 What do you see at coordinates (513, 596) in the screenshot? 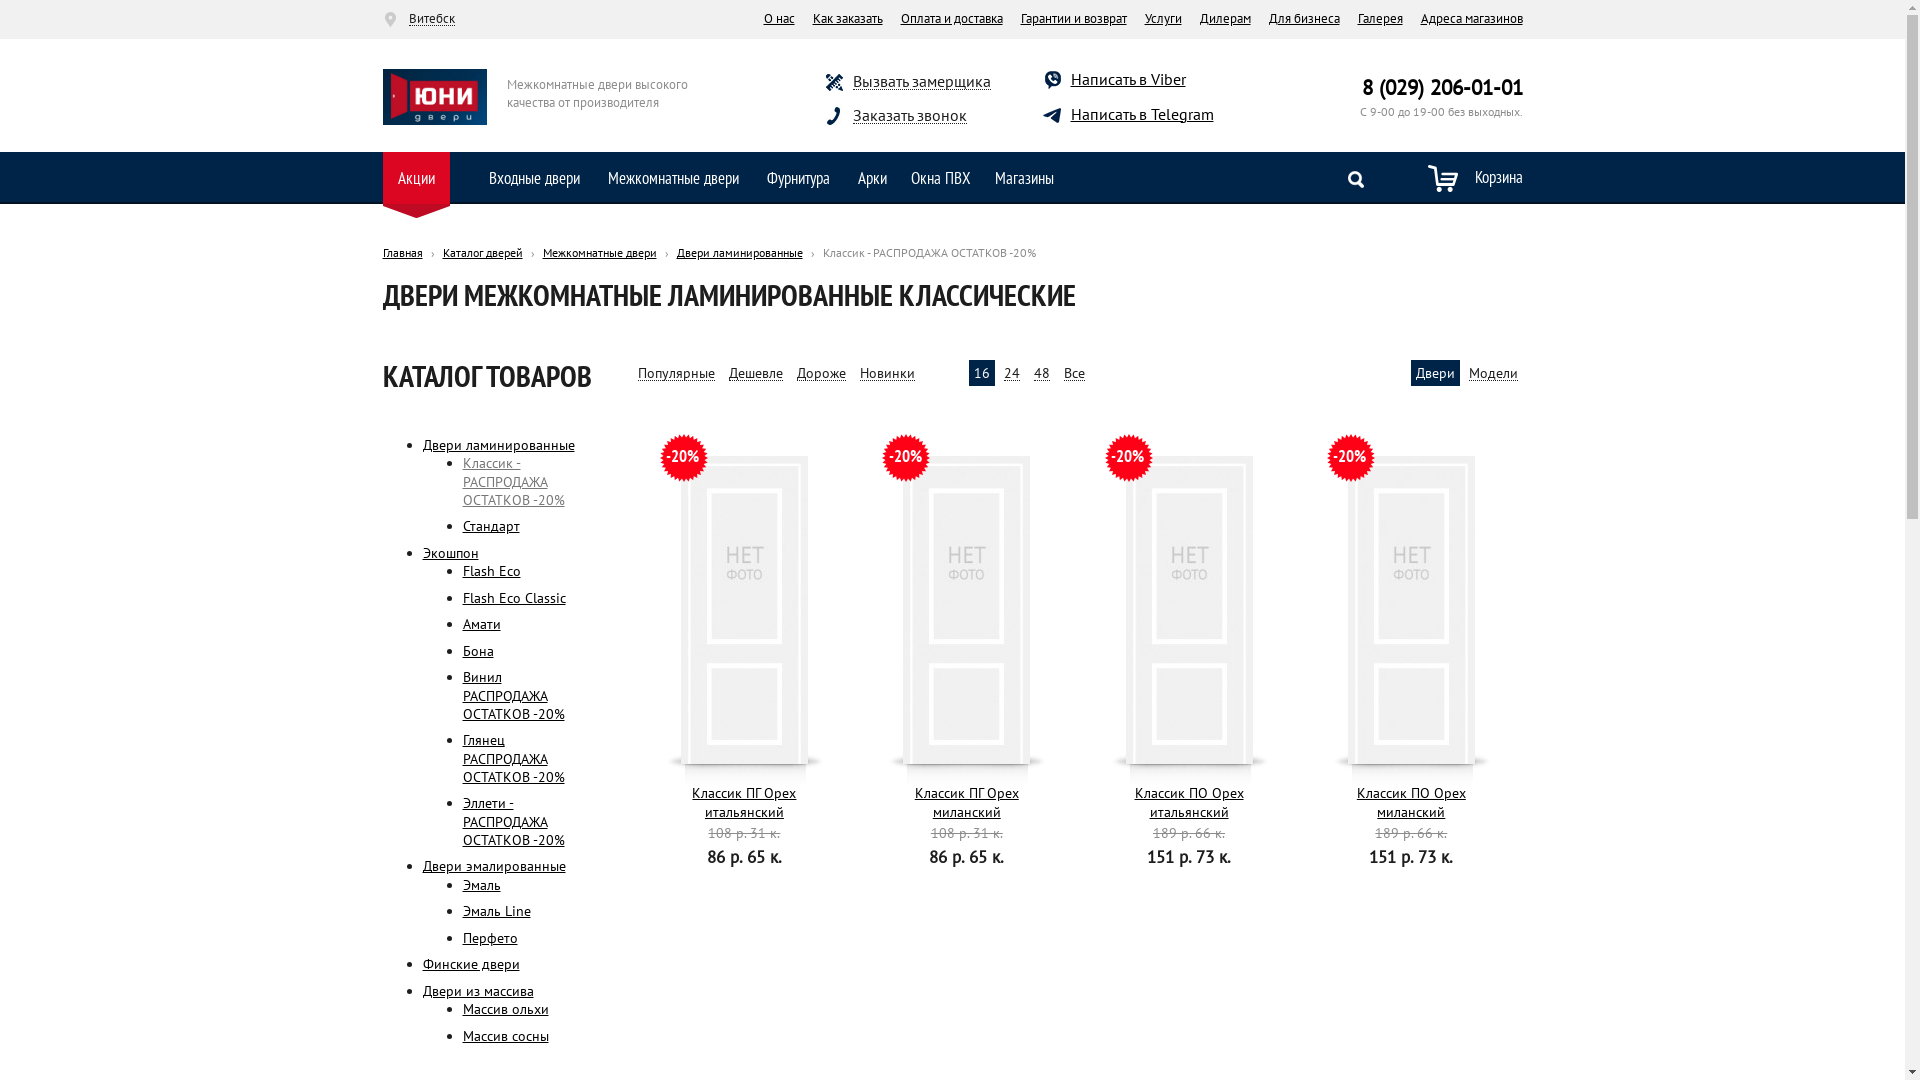
I see `'Flash Eco Classic'` at bounding box center [513, 596].